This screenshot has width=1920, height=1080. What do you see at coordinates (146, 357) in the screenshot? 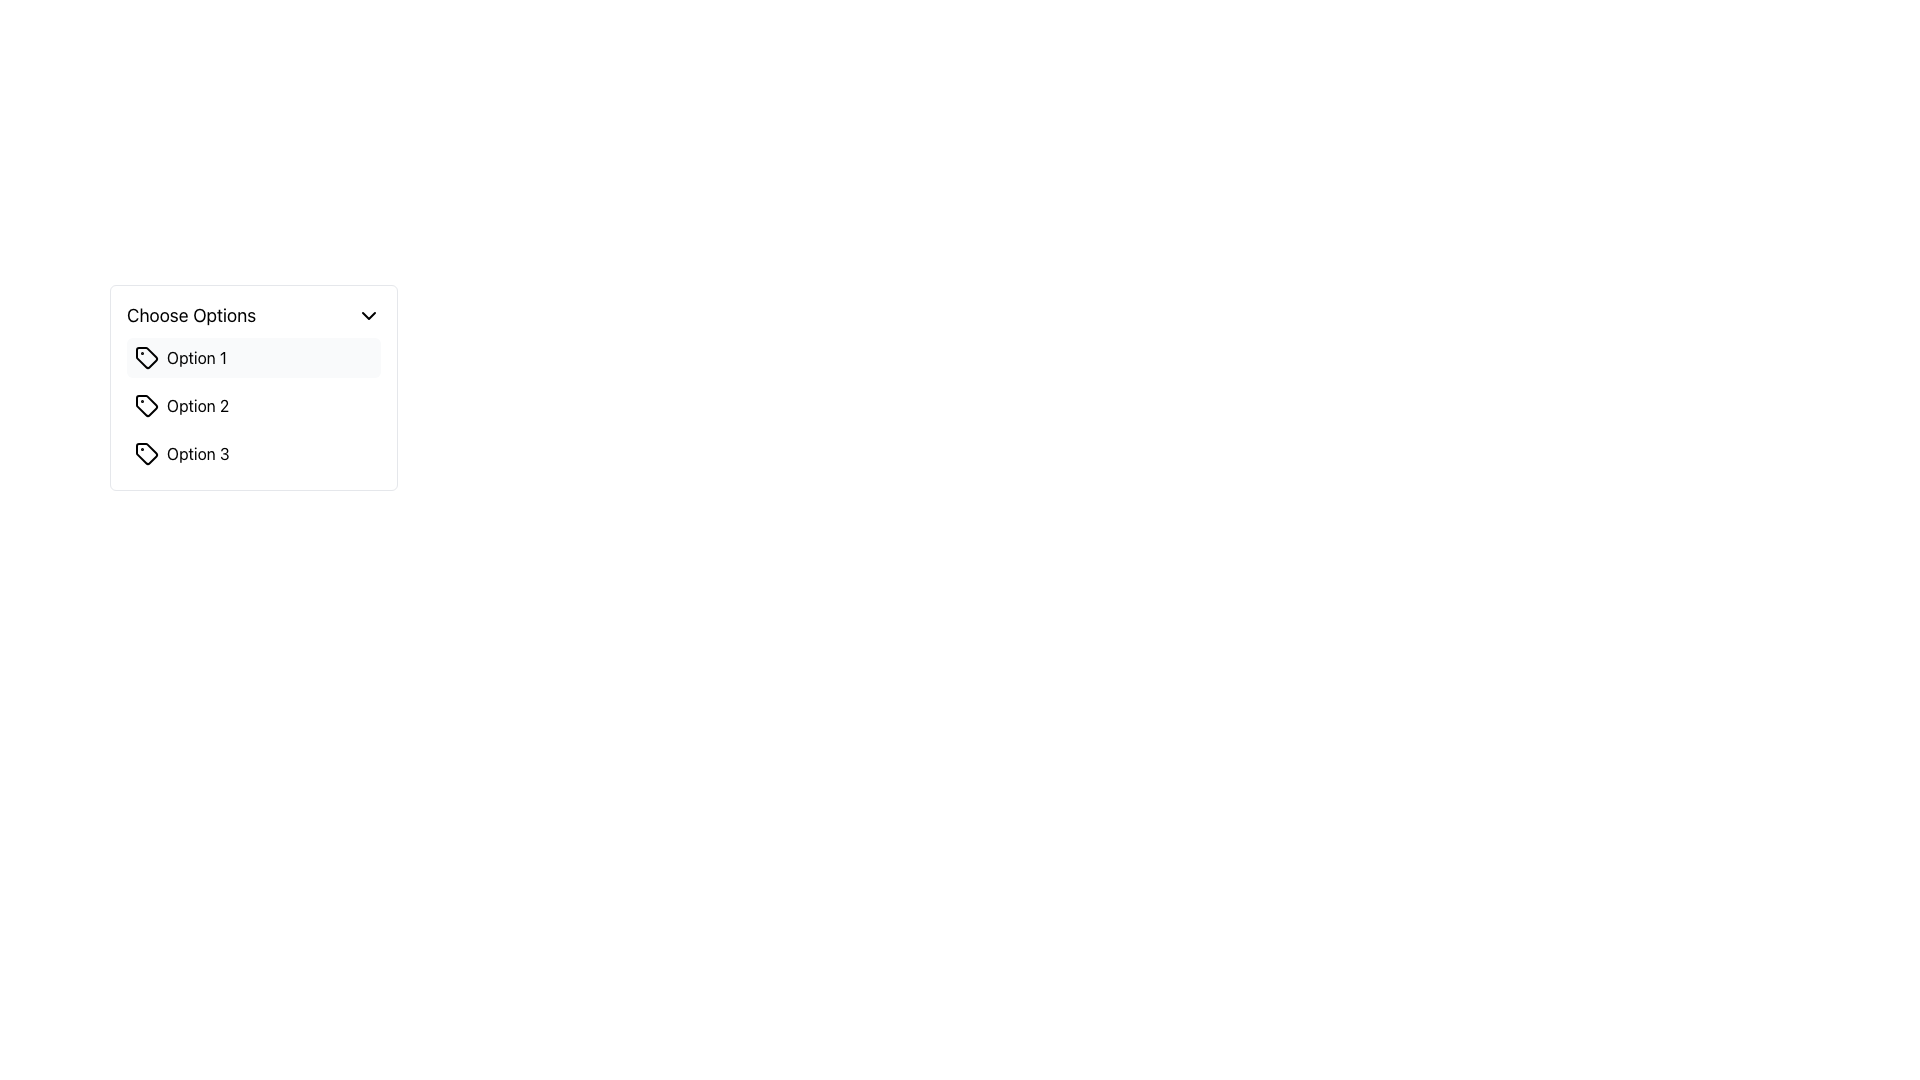
I see `the tag icon in the dropdown menu labeled 'Choose Options', located to the left of 'Option 1'` at bounding box center [146, 357].